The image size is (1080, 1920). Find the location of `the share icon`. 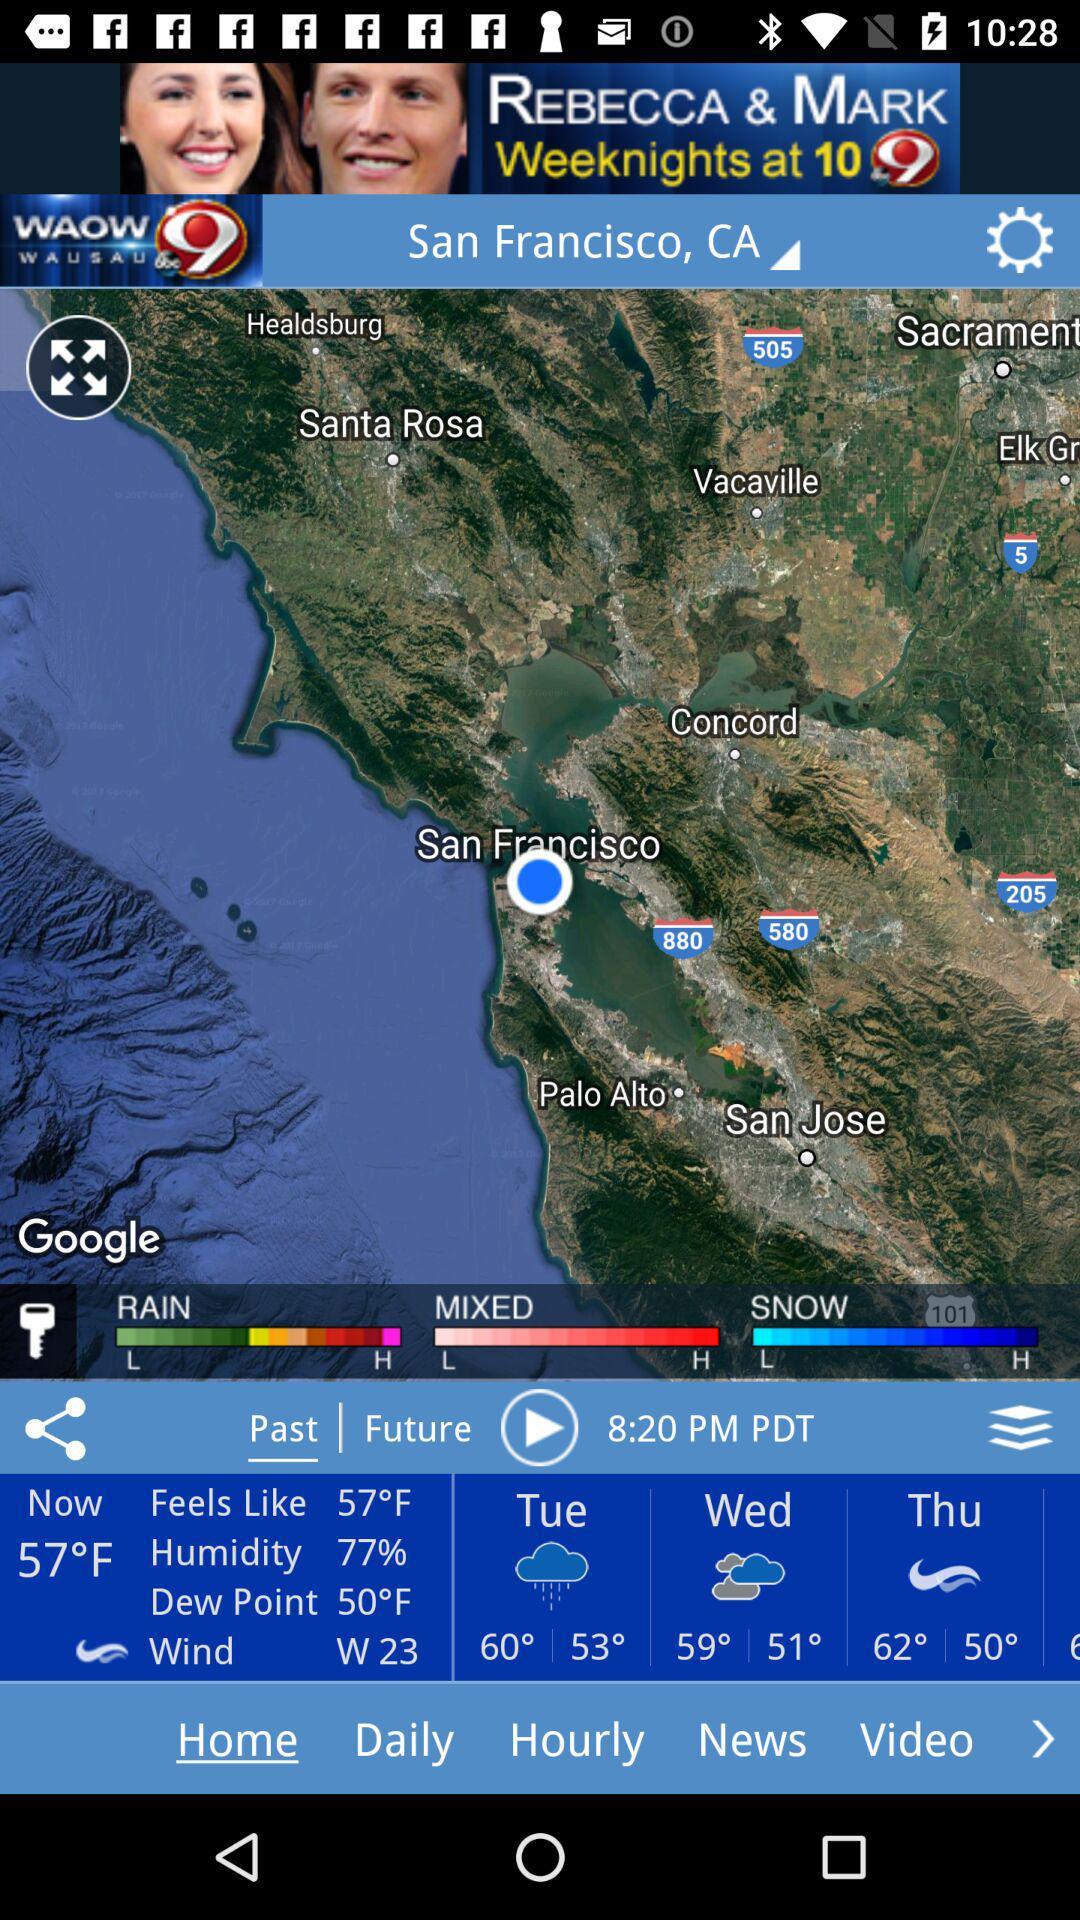

the share icon is located at coordinates (58, 1426).